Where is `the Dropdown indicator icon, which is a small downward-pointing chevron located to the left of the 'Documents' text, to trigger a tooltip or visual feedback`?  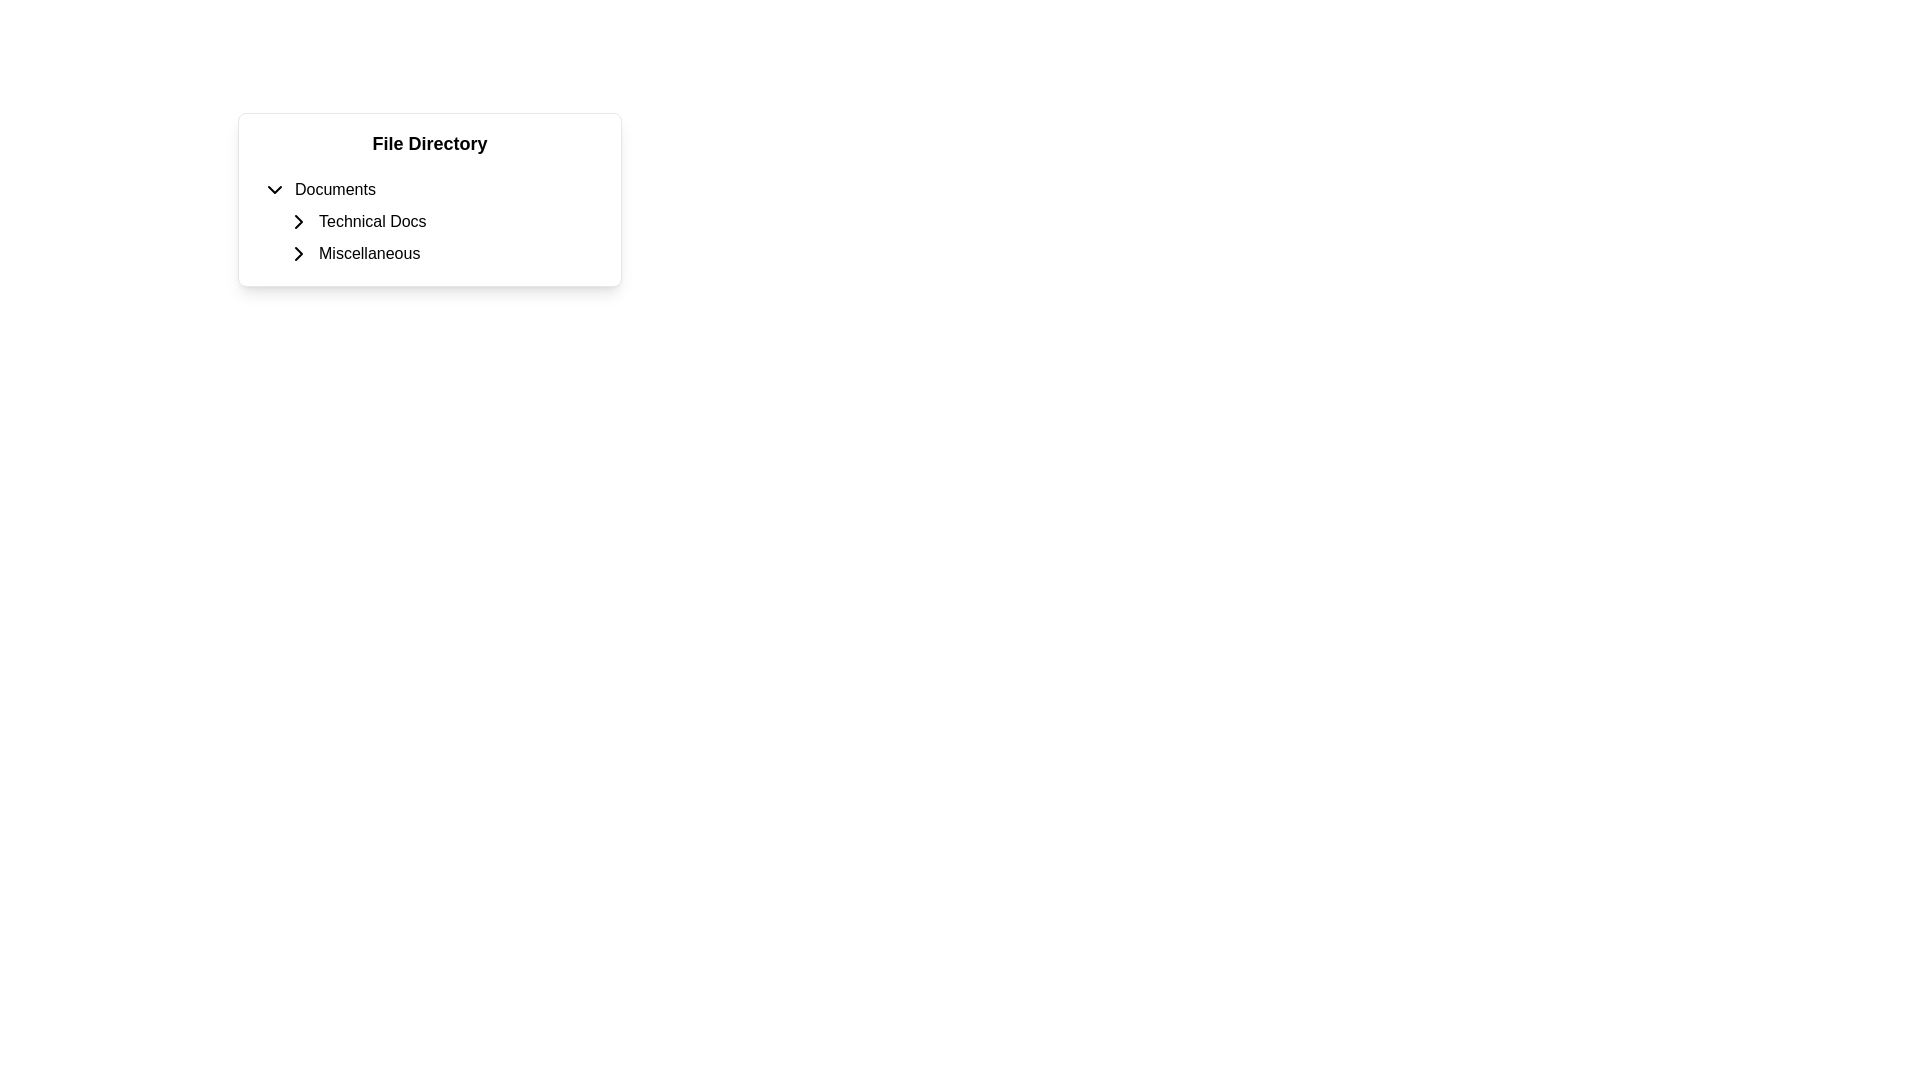
the Dropdown indicator icon, which is a small downward-pointing chevron located to the left of the 'Documents' text, to trigger a tooltip or visual feedback is located at coordinates (273, 189).